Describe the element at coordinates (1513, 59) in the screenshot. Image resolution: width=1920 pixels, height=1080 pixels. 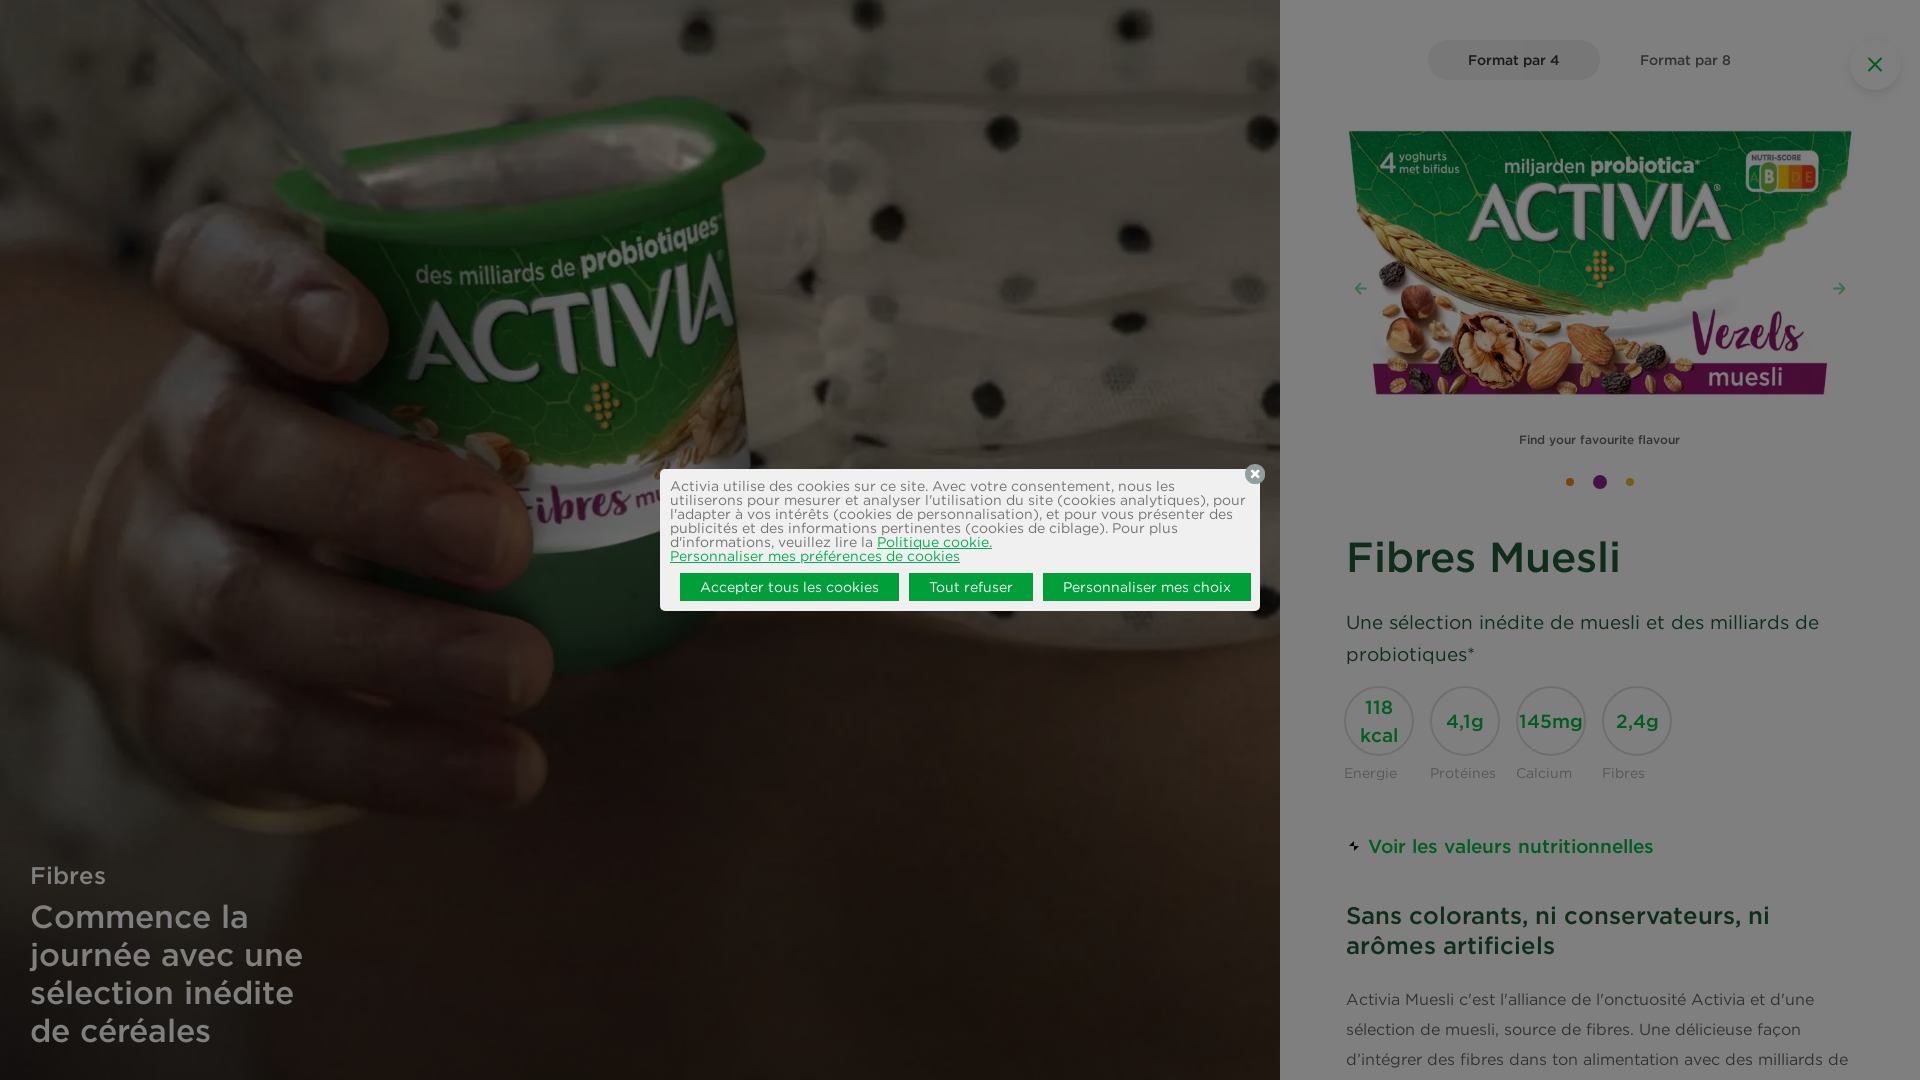
I see `'Format par 4'` at that location.